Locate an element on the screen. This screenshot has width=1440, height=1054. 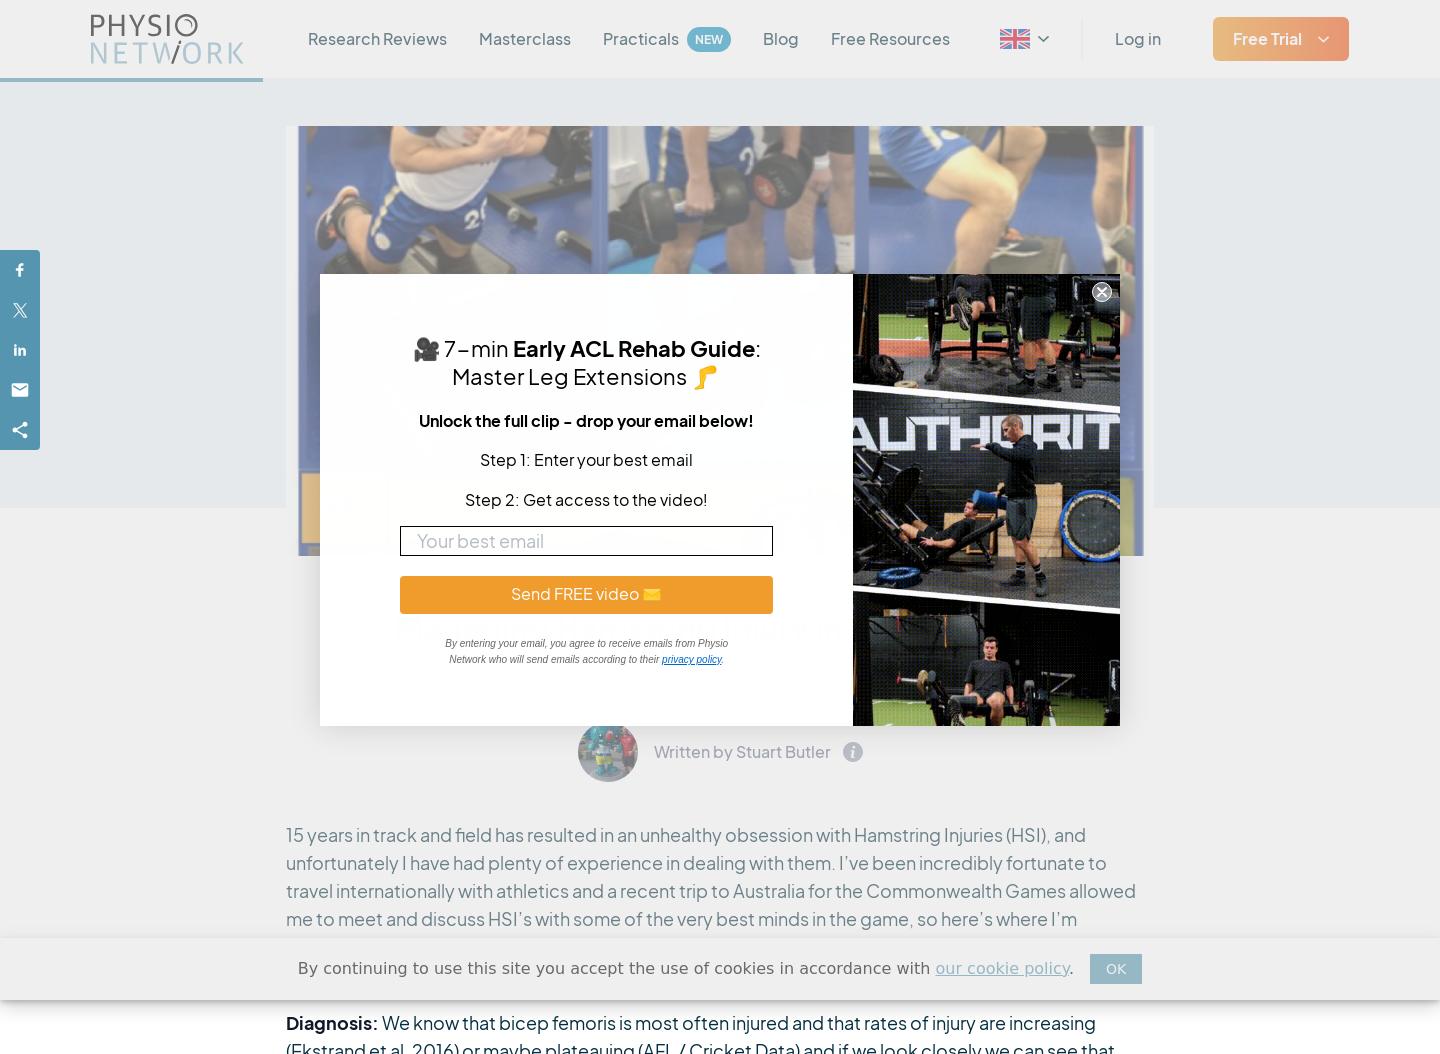
'PT' is located at coordinates (1033, 300).